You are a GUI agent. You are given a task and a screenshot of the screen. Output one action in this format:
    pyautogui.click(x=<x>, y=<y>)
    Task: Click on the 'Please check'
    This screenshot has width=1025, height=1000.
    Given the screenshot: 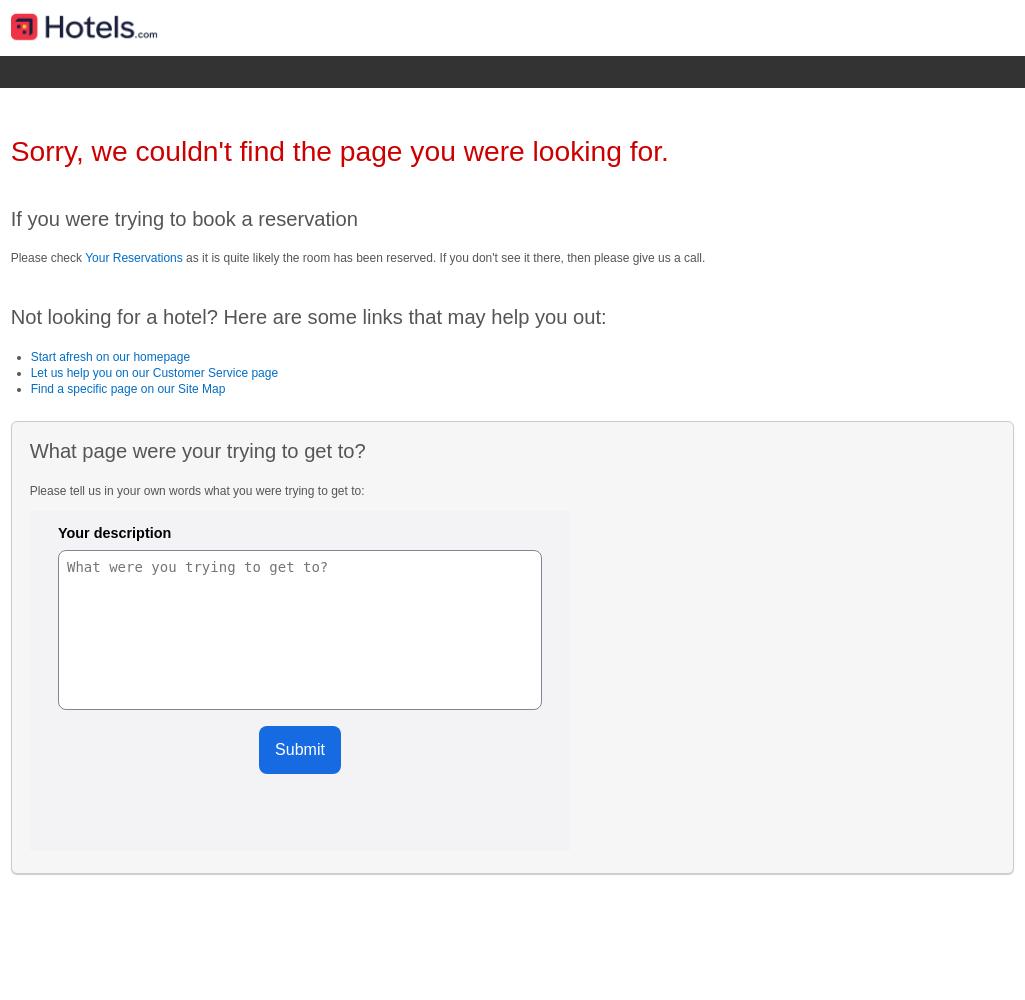 What is the action you would take?
    pyautogui.click(x=47, y=257)
    